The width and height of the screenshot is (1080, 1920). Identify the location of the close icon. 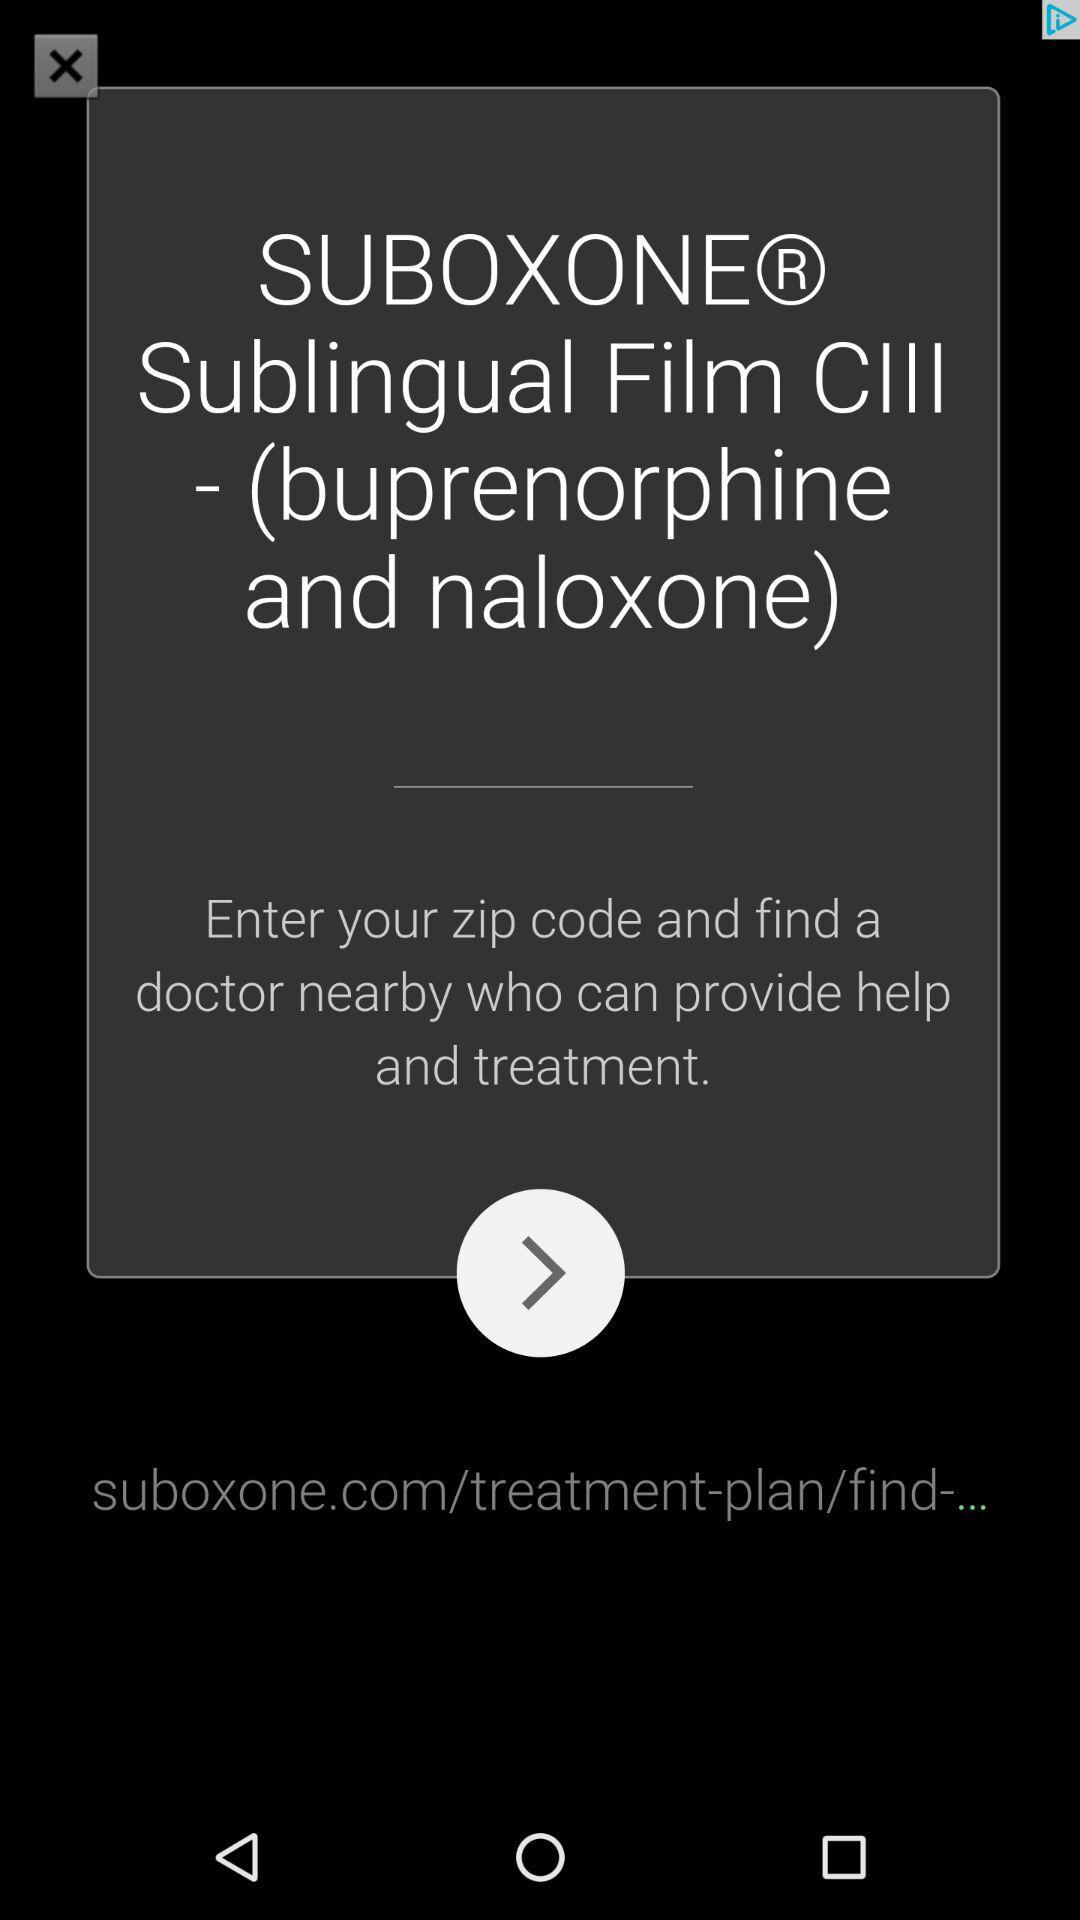
(77, 83).